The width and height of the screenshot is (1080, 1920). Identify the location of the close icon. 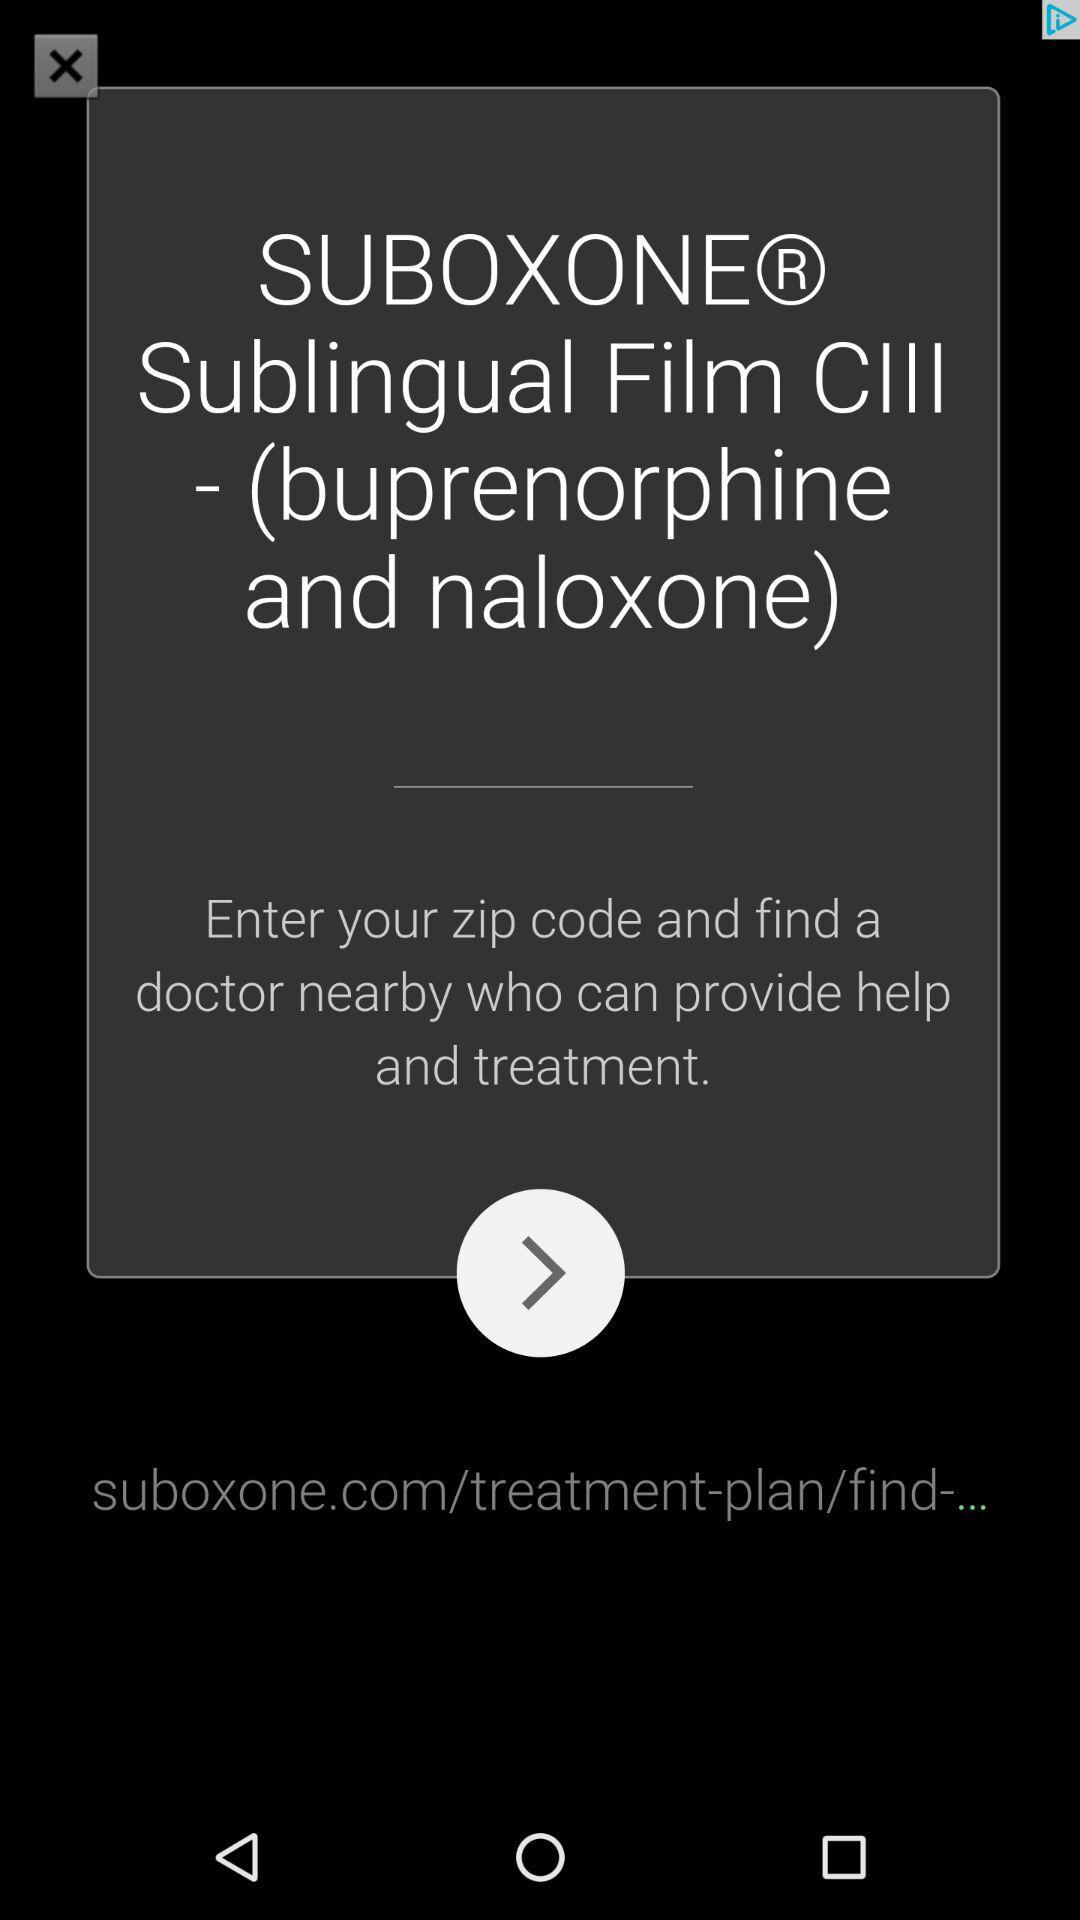
(77, 83).